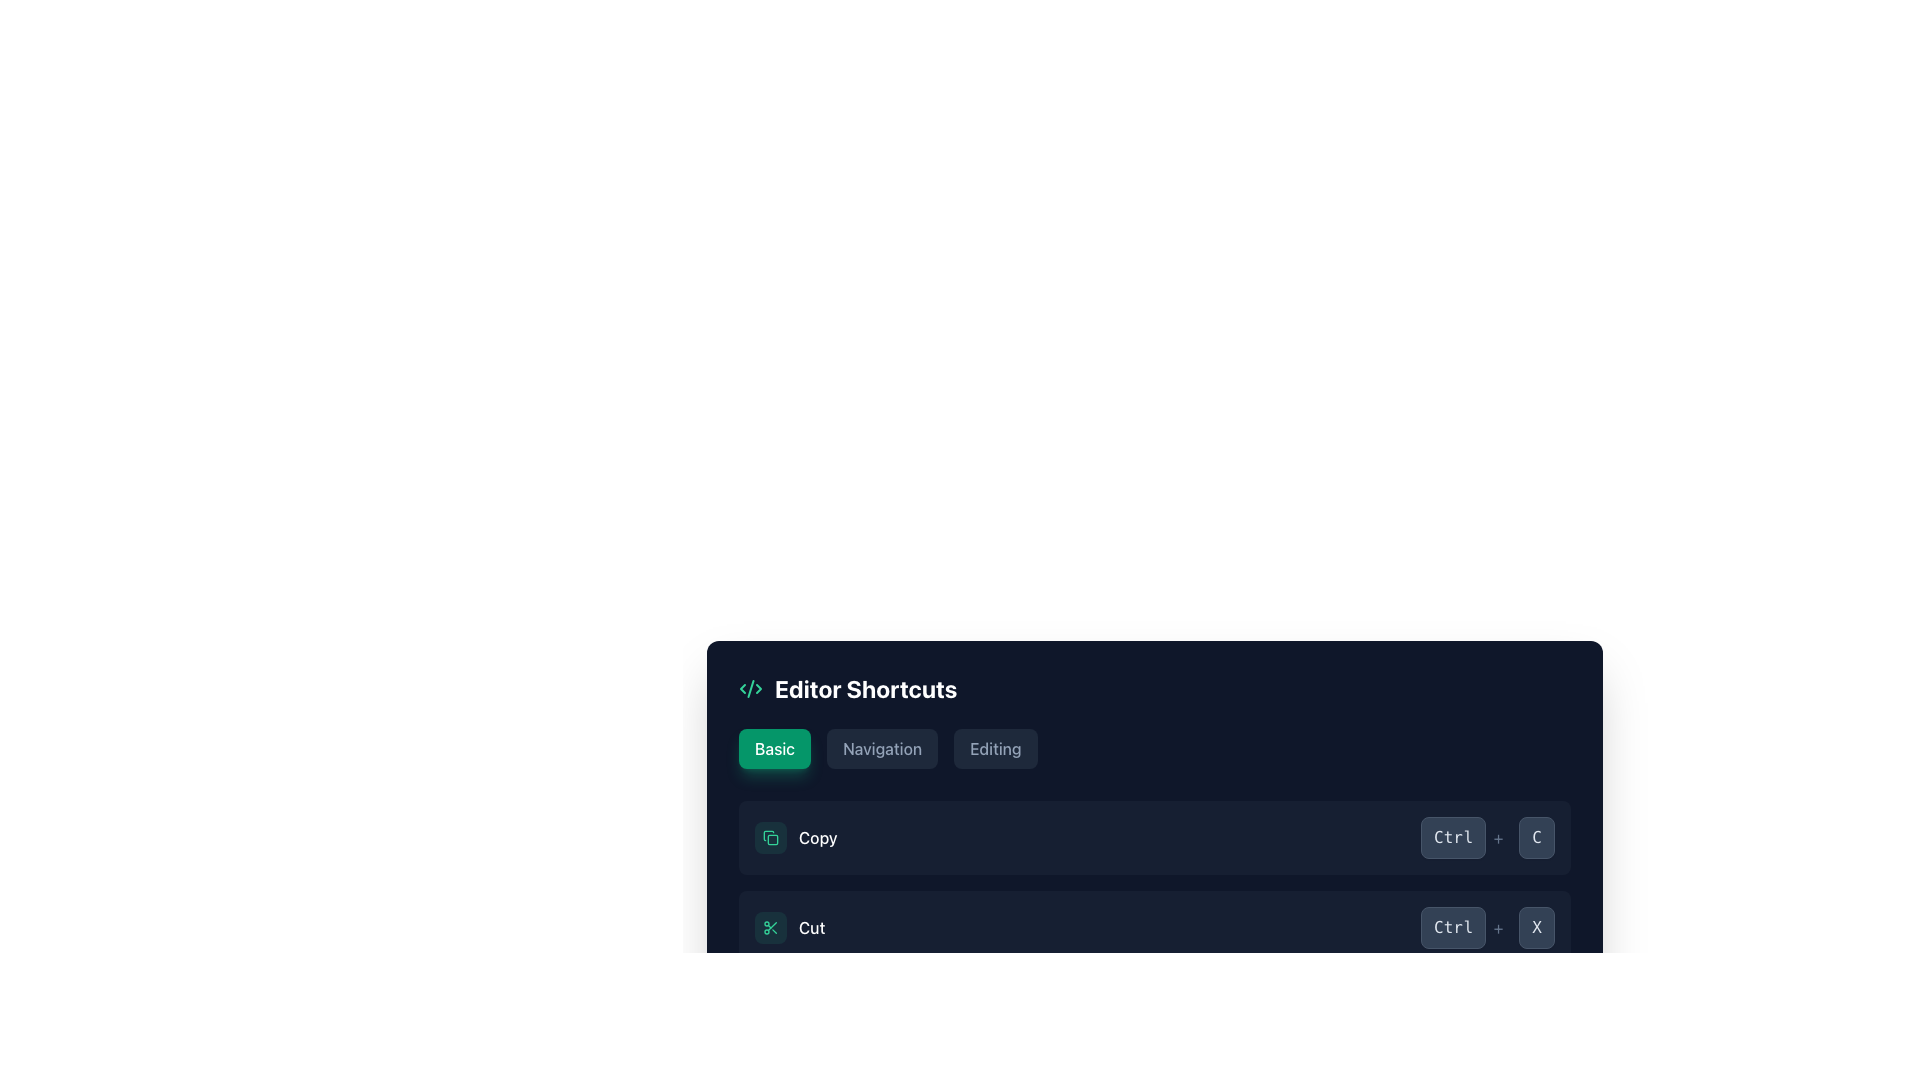 Image resolution: width=1920 pixels, height=1080 pixels. Describe the element at coordinates (1536, 928) in the screenshot. I see `the decorative label representing the keyboard key 'X' in the 'Cut' entry of the 'Basic' tab in the 'Editor Shortcuts' section` at that location.